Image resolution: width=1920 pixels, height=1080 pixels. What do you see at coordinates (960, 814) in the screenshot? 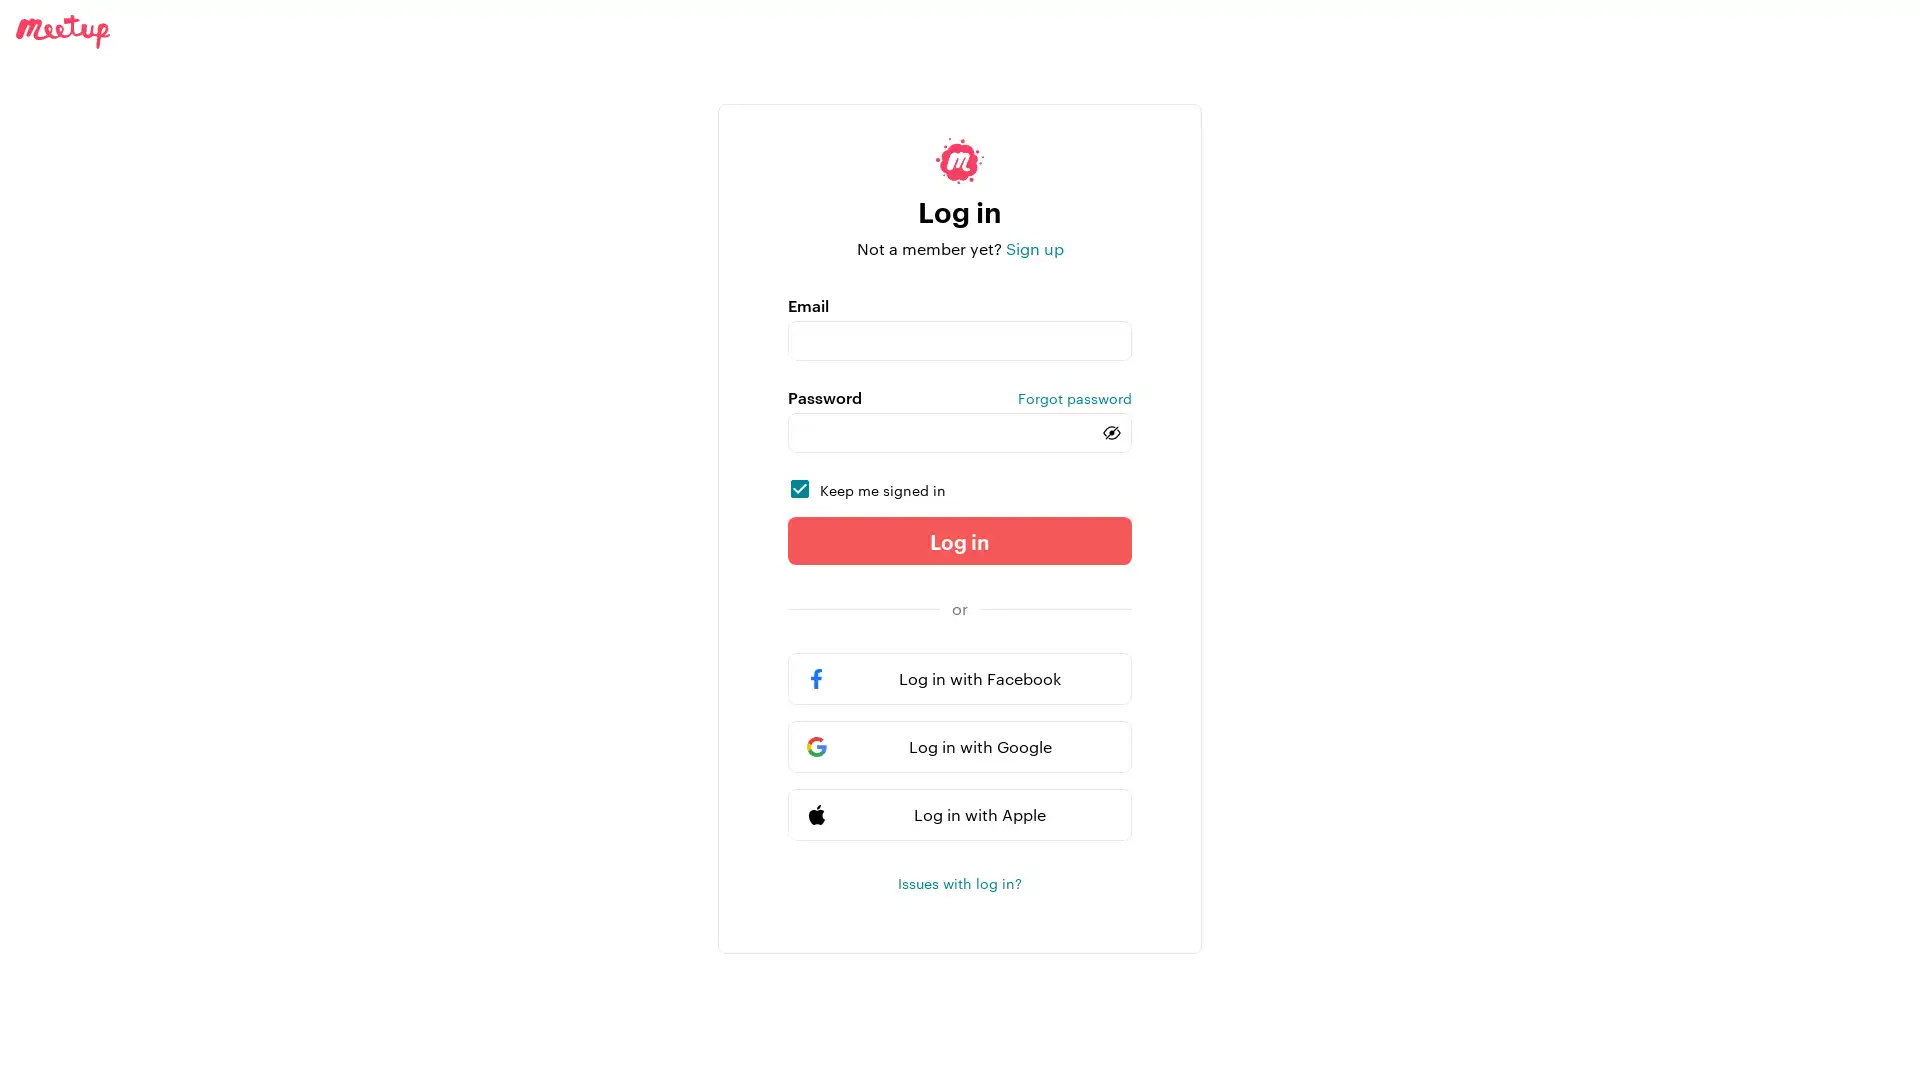
I see `Log in with Apple` at bounding box center [960, 814].